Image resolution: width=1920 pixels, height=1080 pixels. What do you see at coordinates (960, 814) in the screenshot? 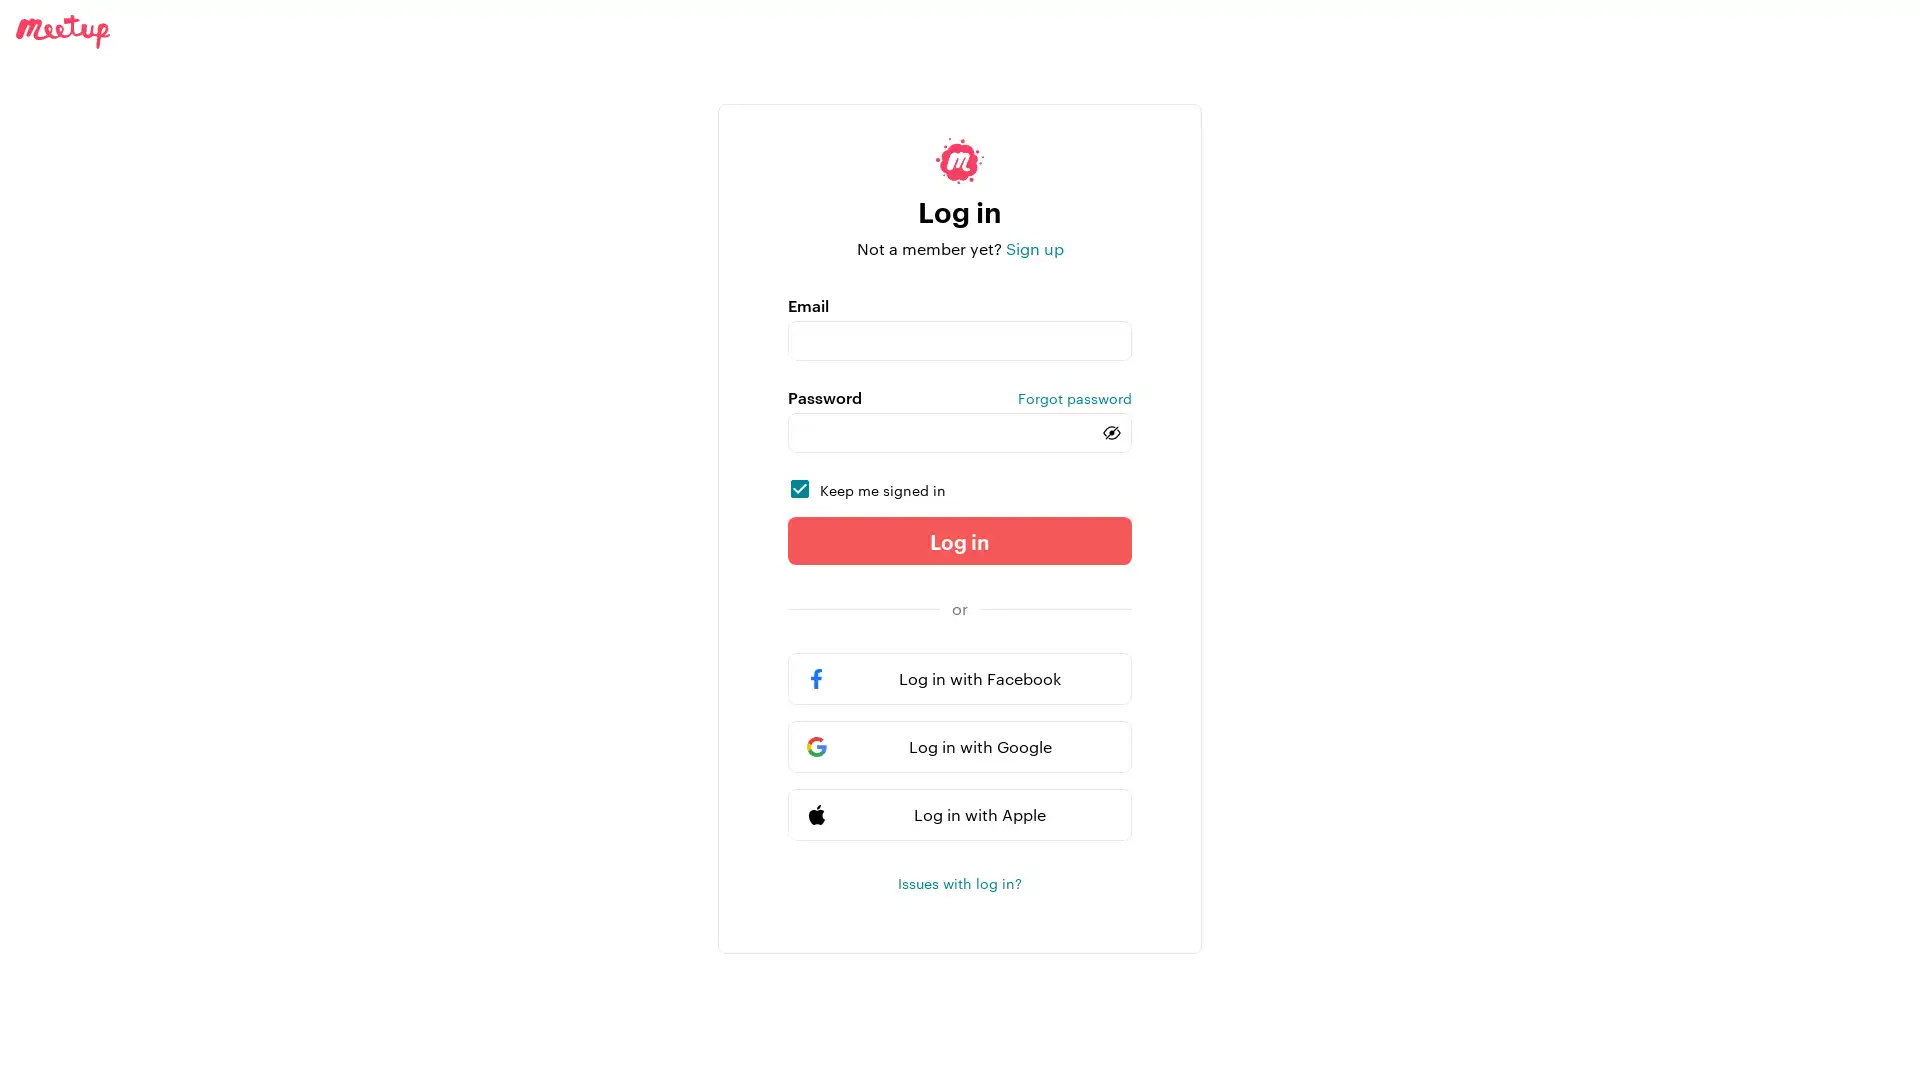
I see `Log in with Apple` at bounding box center [960, 814].